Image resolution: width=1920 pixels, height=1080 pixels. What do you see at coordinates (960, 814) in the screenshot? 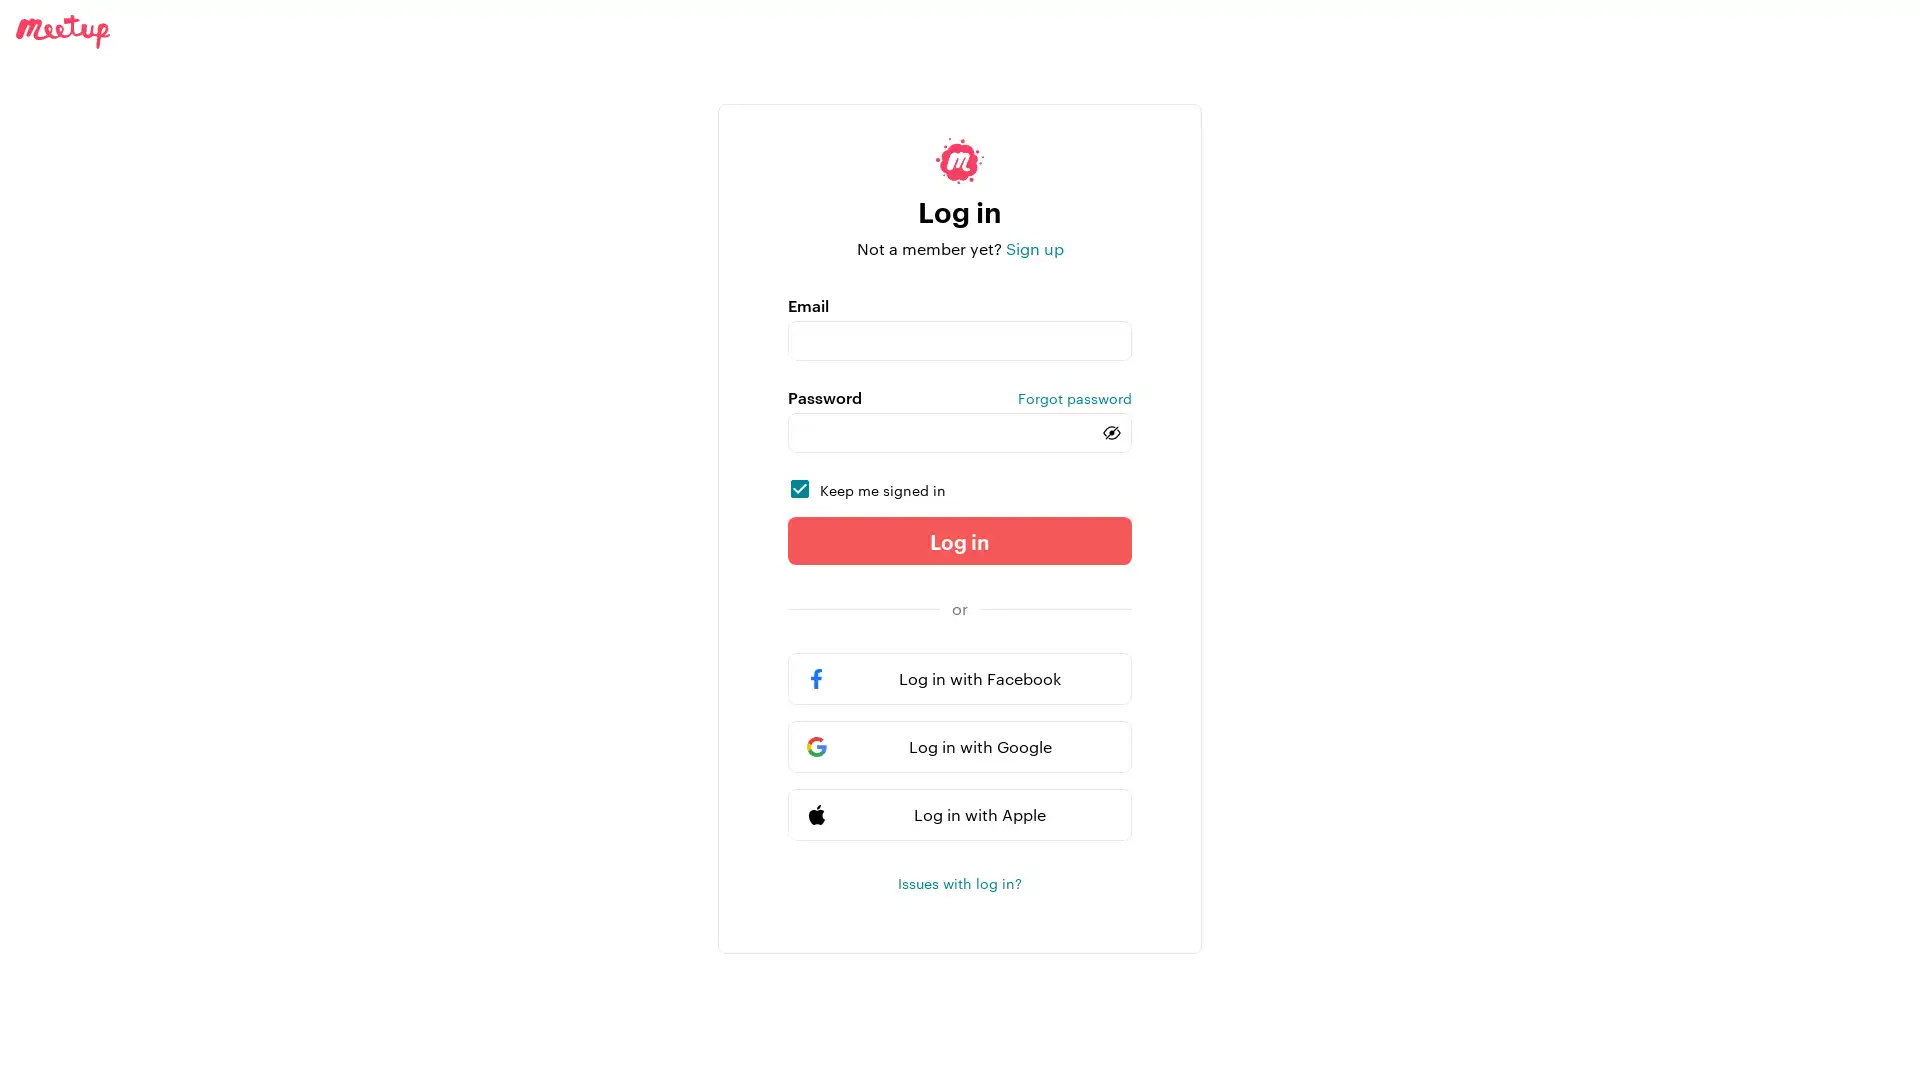
I see `Log in with Apple` at bounding box center [960, 814].